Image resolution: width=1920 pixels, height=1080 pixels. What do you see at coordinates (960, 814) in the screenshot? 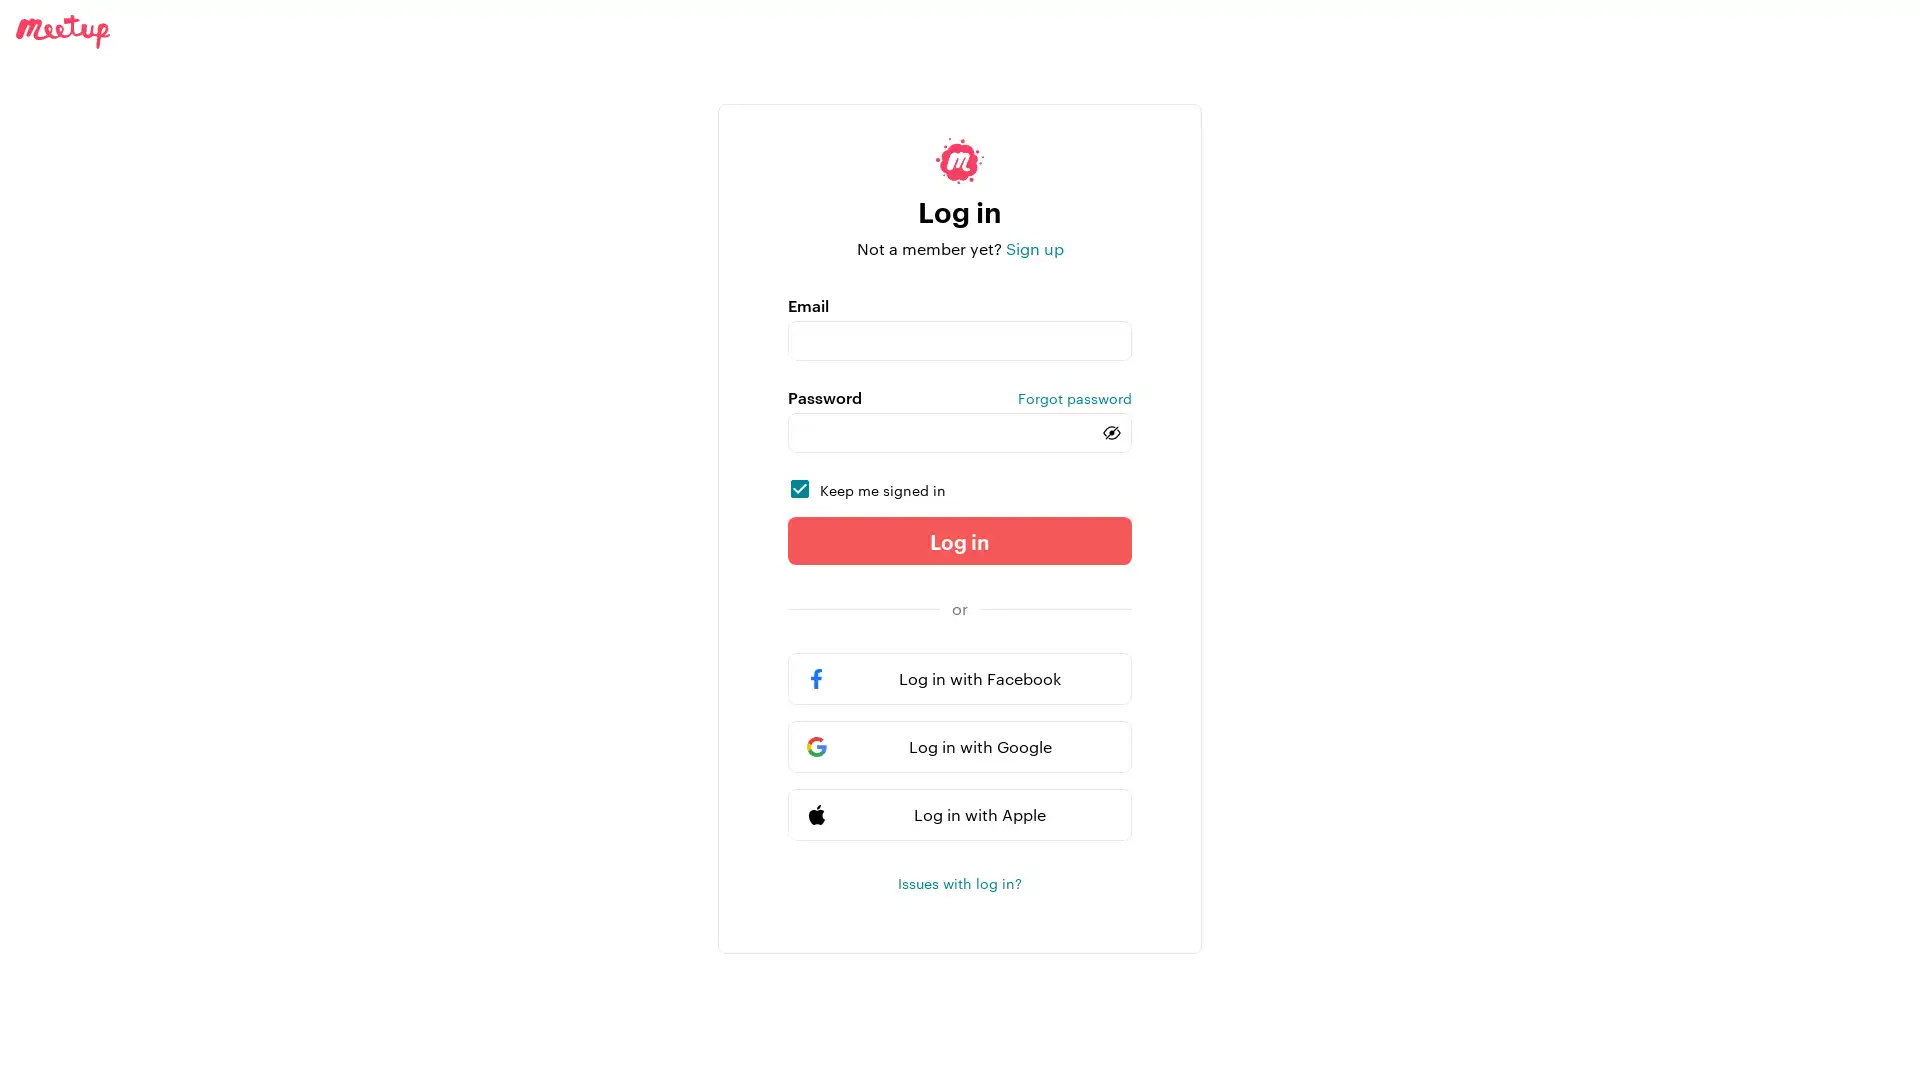
I see `Log in with Apple` at bounding box center [960, 814].